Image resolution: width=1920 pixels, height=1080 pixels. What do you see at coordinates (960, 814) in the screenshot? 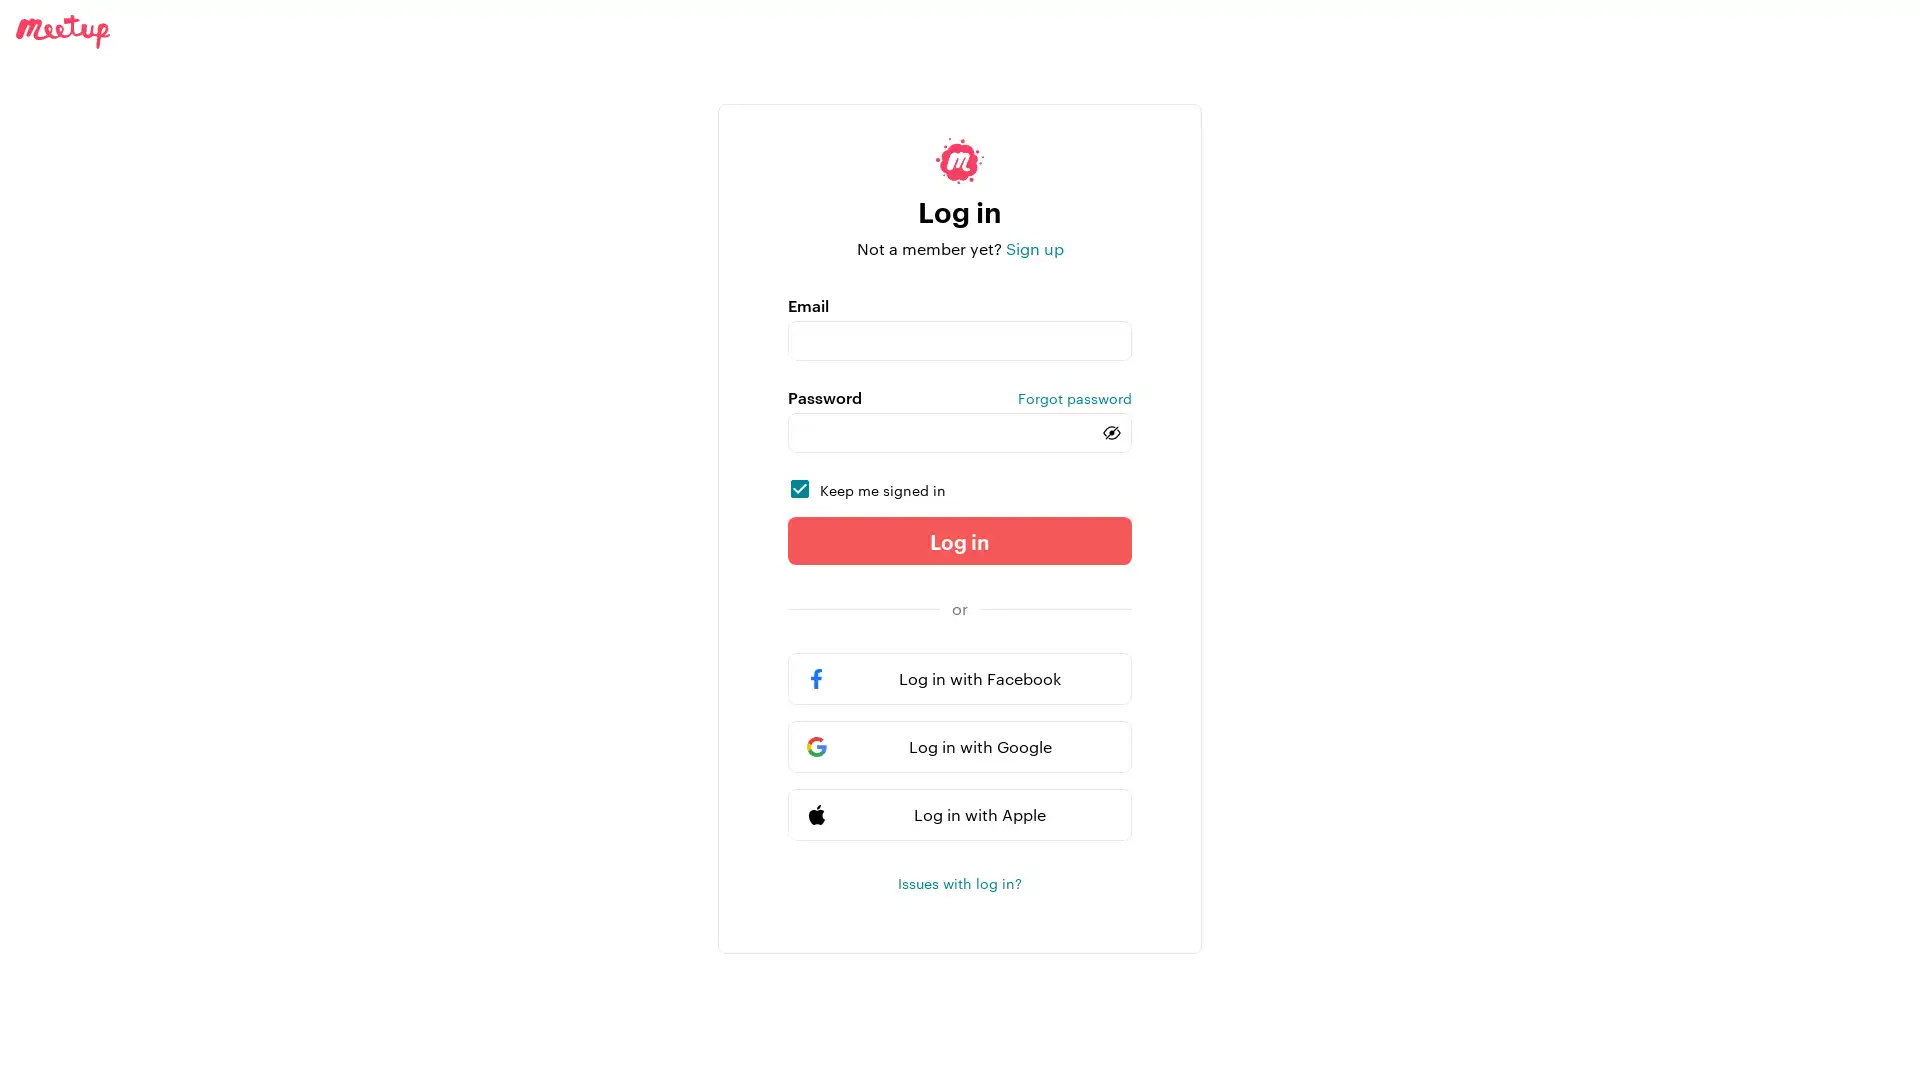
I see `Log in with Apple` at bounding box center [960, 814].